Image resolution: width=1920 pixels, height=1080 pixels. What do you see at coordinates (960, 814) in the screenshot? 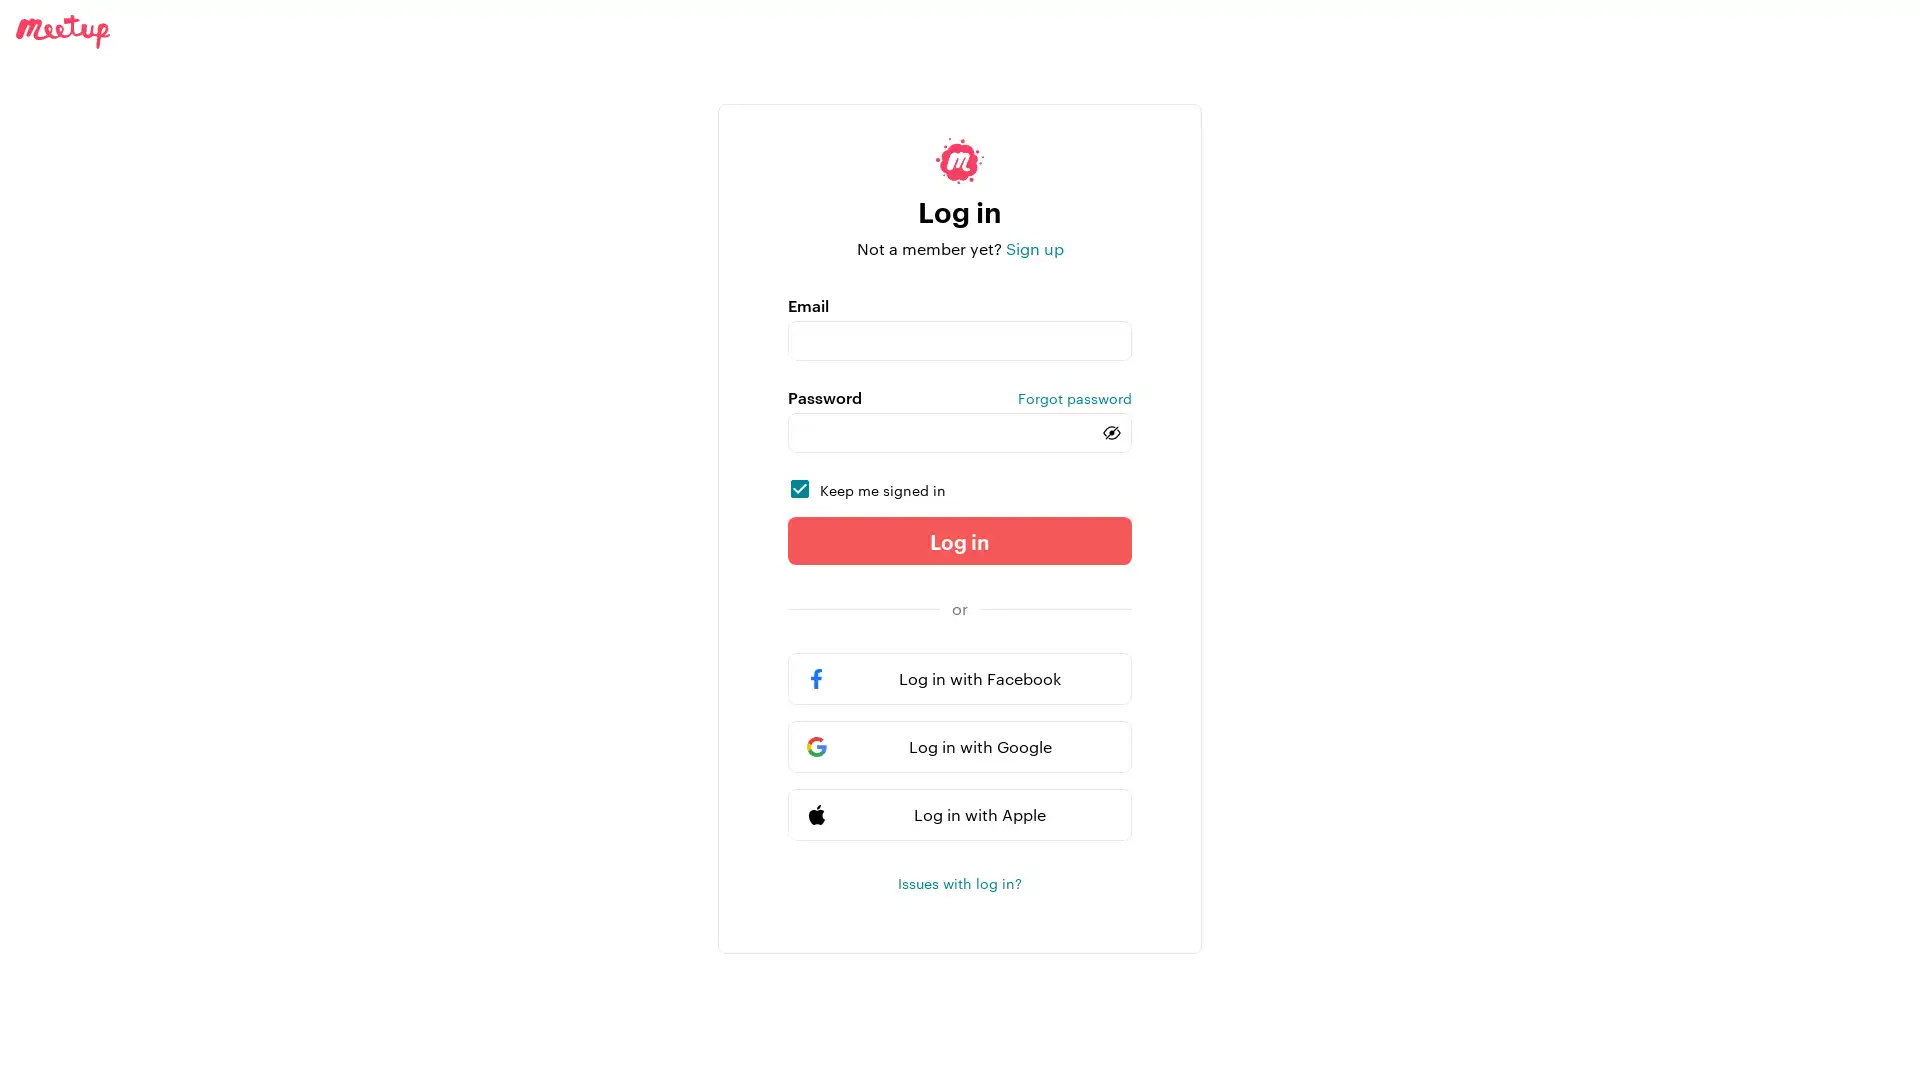
I see `Log in with Apple` at bounding box center [960, 814].